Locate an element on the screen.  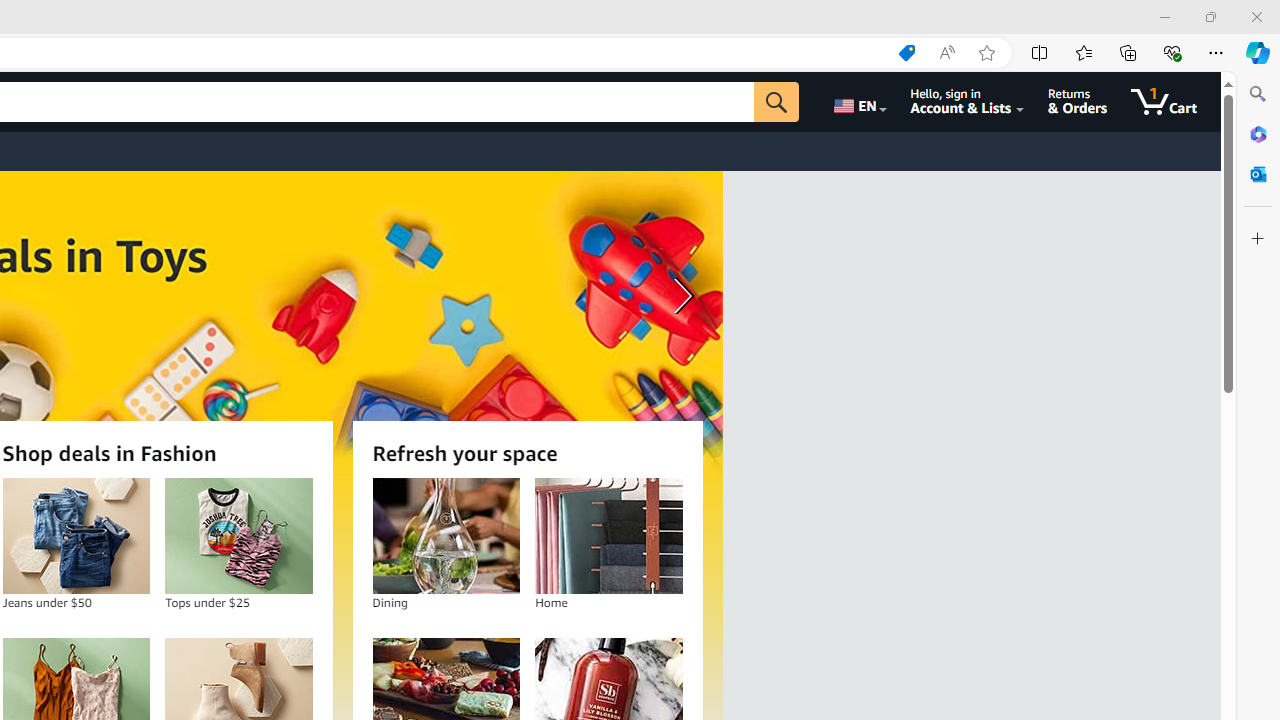
'Returns & Orders' is located at coordinates (1076, 101).